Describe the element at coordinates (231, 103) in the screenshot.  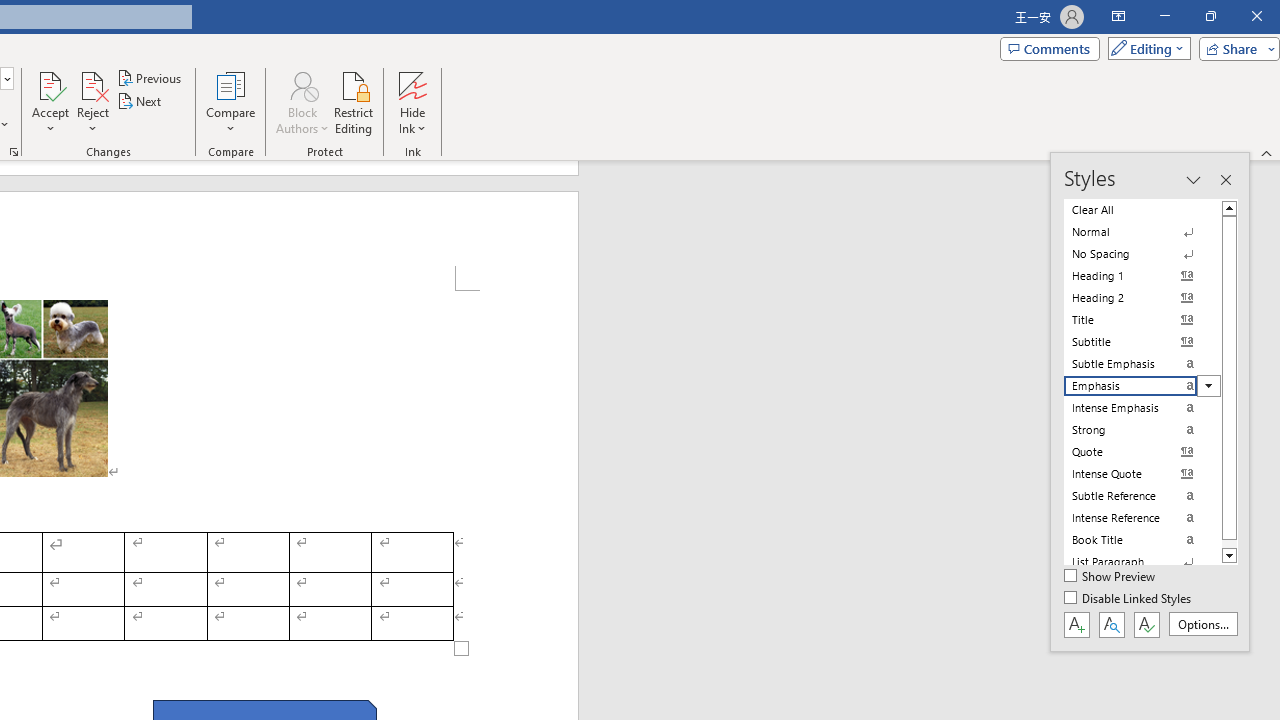
I see `'Compare'` at that location.